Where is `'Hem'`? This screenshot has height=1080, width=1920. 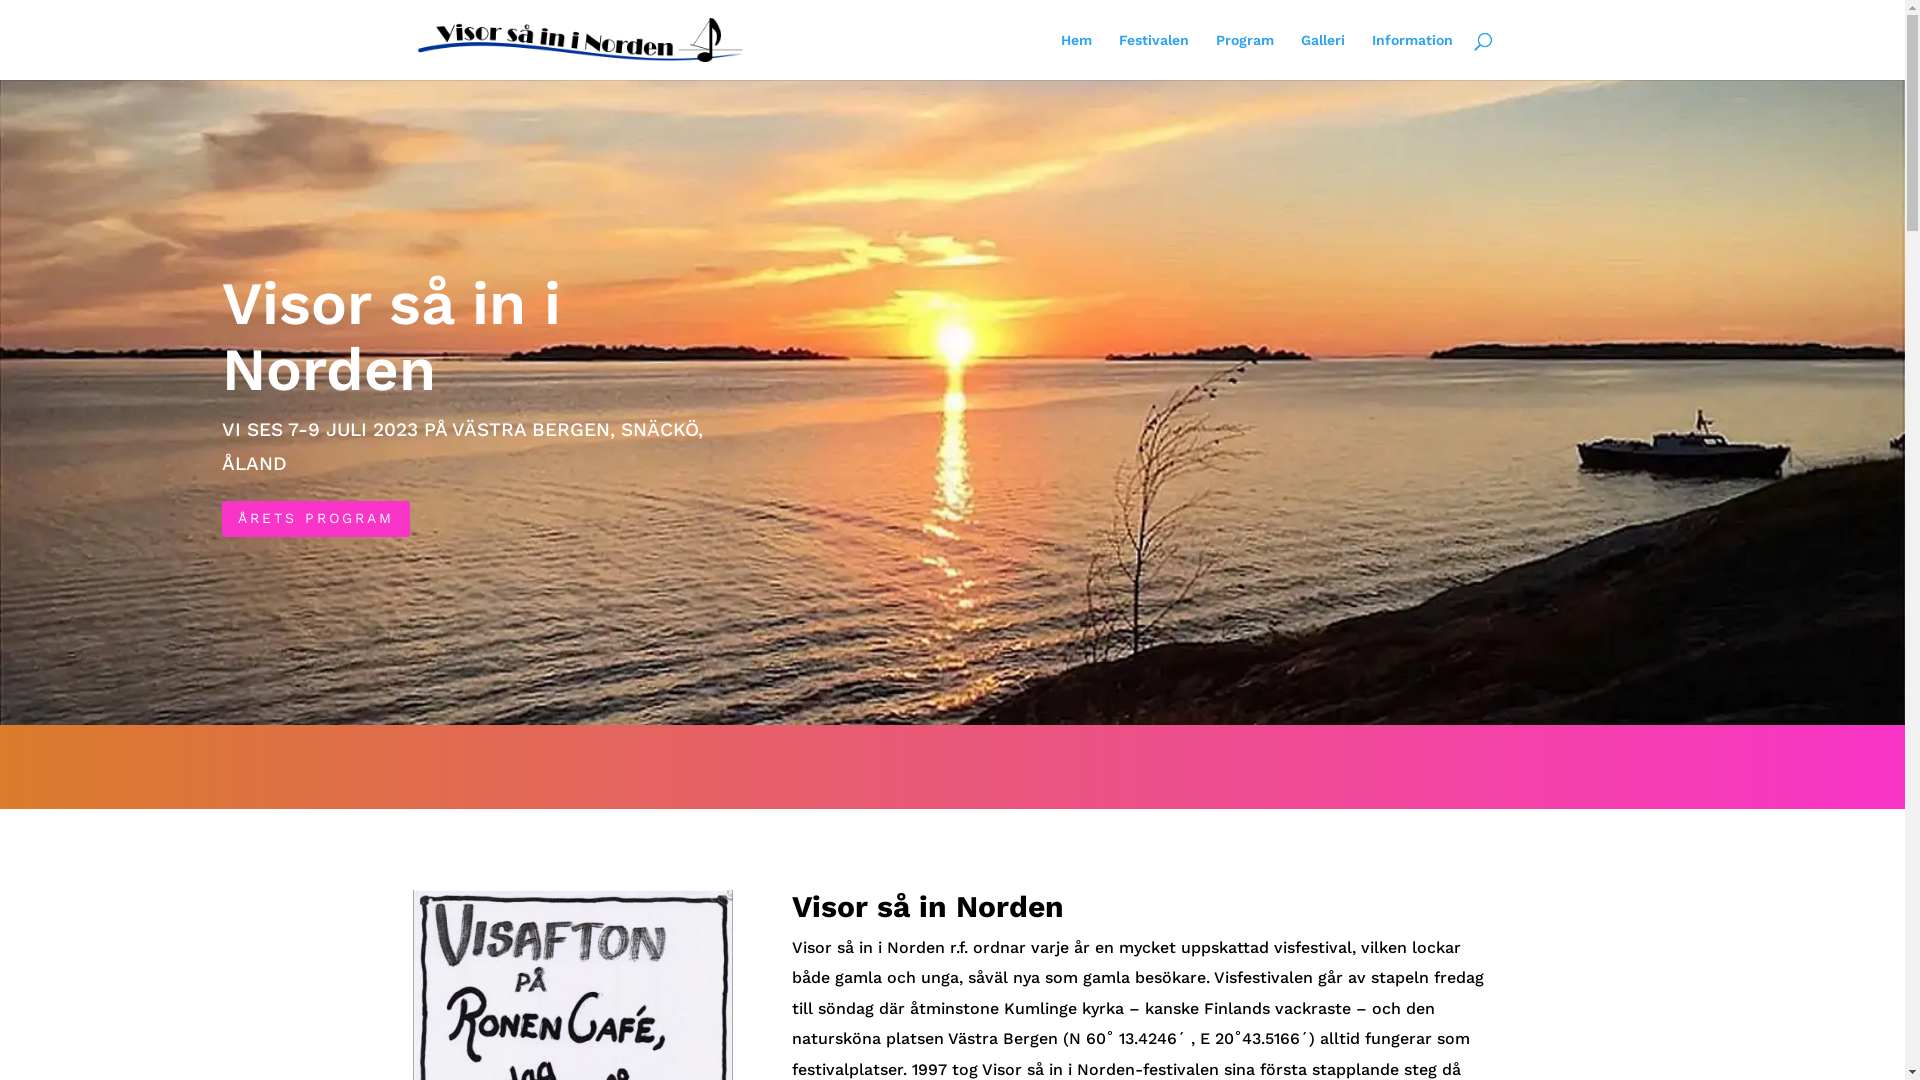 'Hem' is located at coordinates (1074, 55).